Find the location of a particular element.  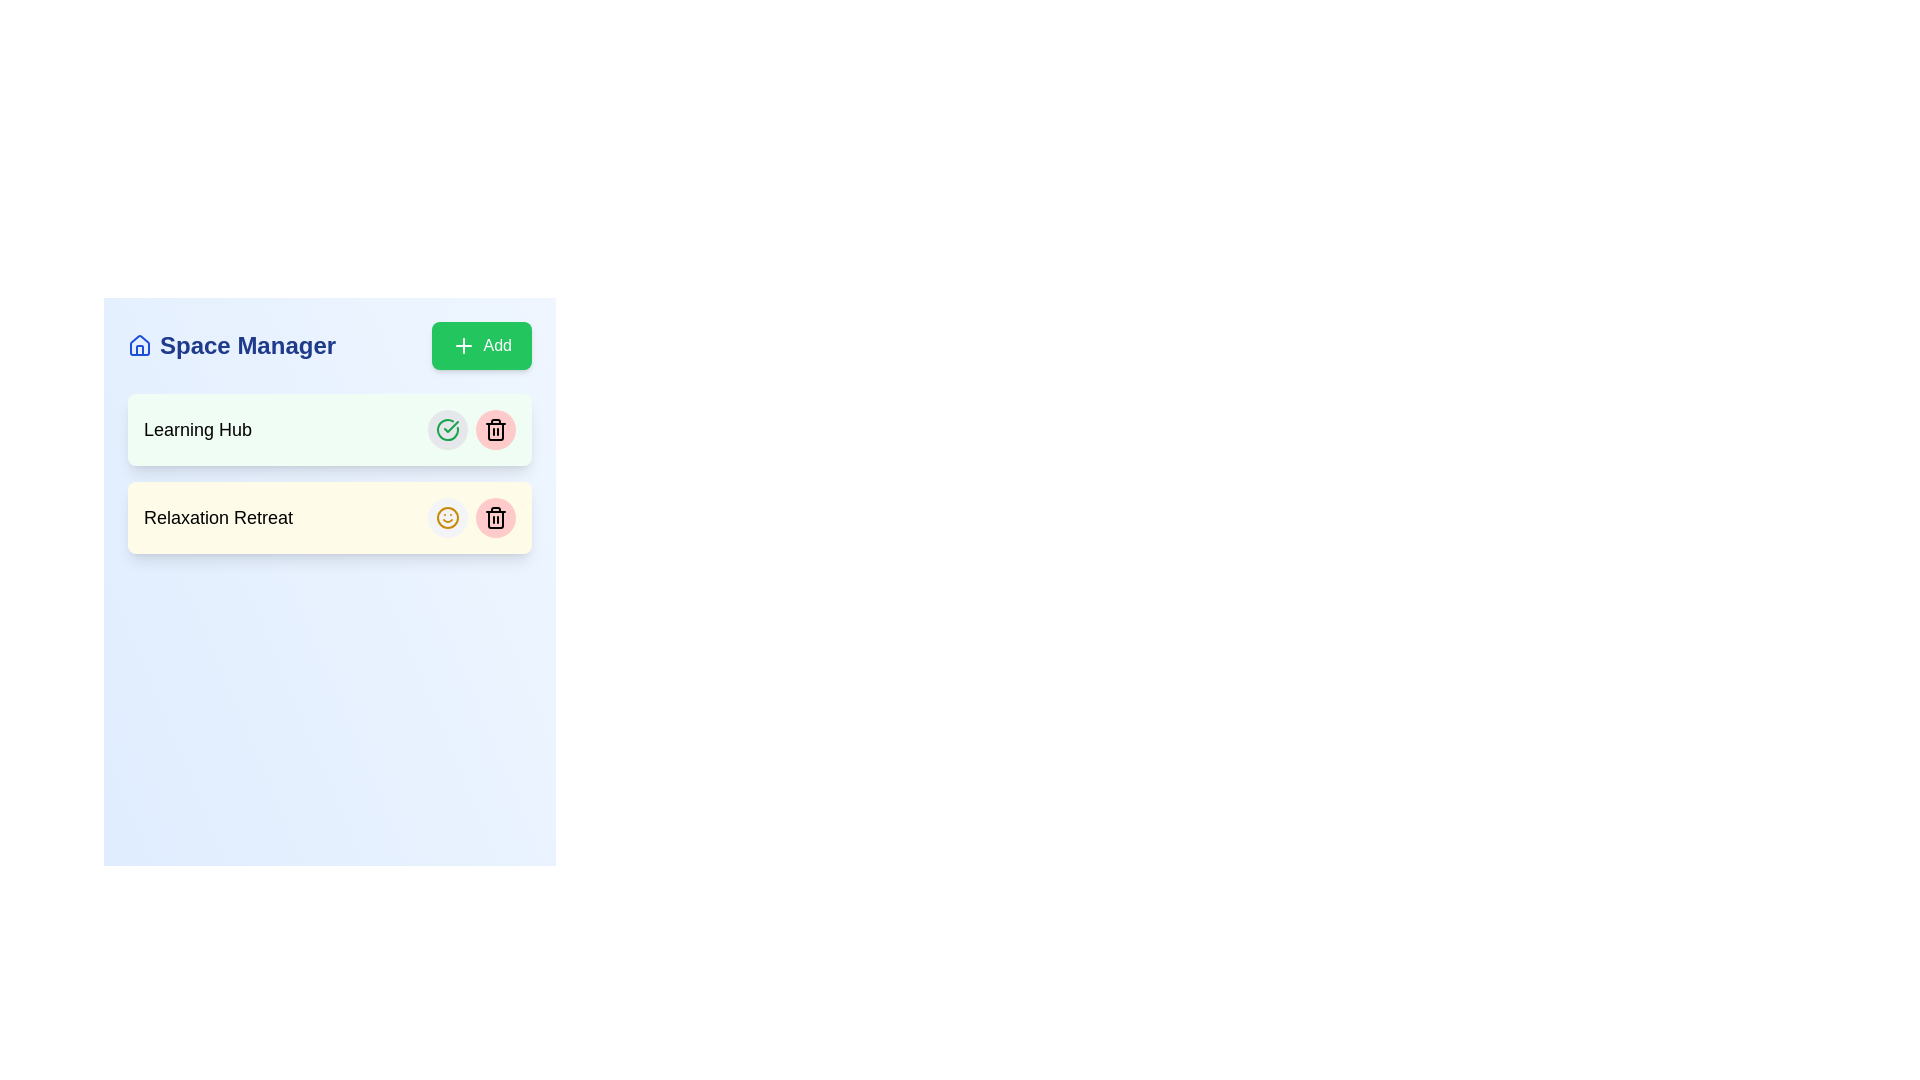

the button located on the right side of the 'Space Manager' label is located at coordinates (481, 345).